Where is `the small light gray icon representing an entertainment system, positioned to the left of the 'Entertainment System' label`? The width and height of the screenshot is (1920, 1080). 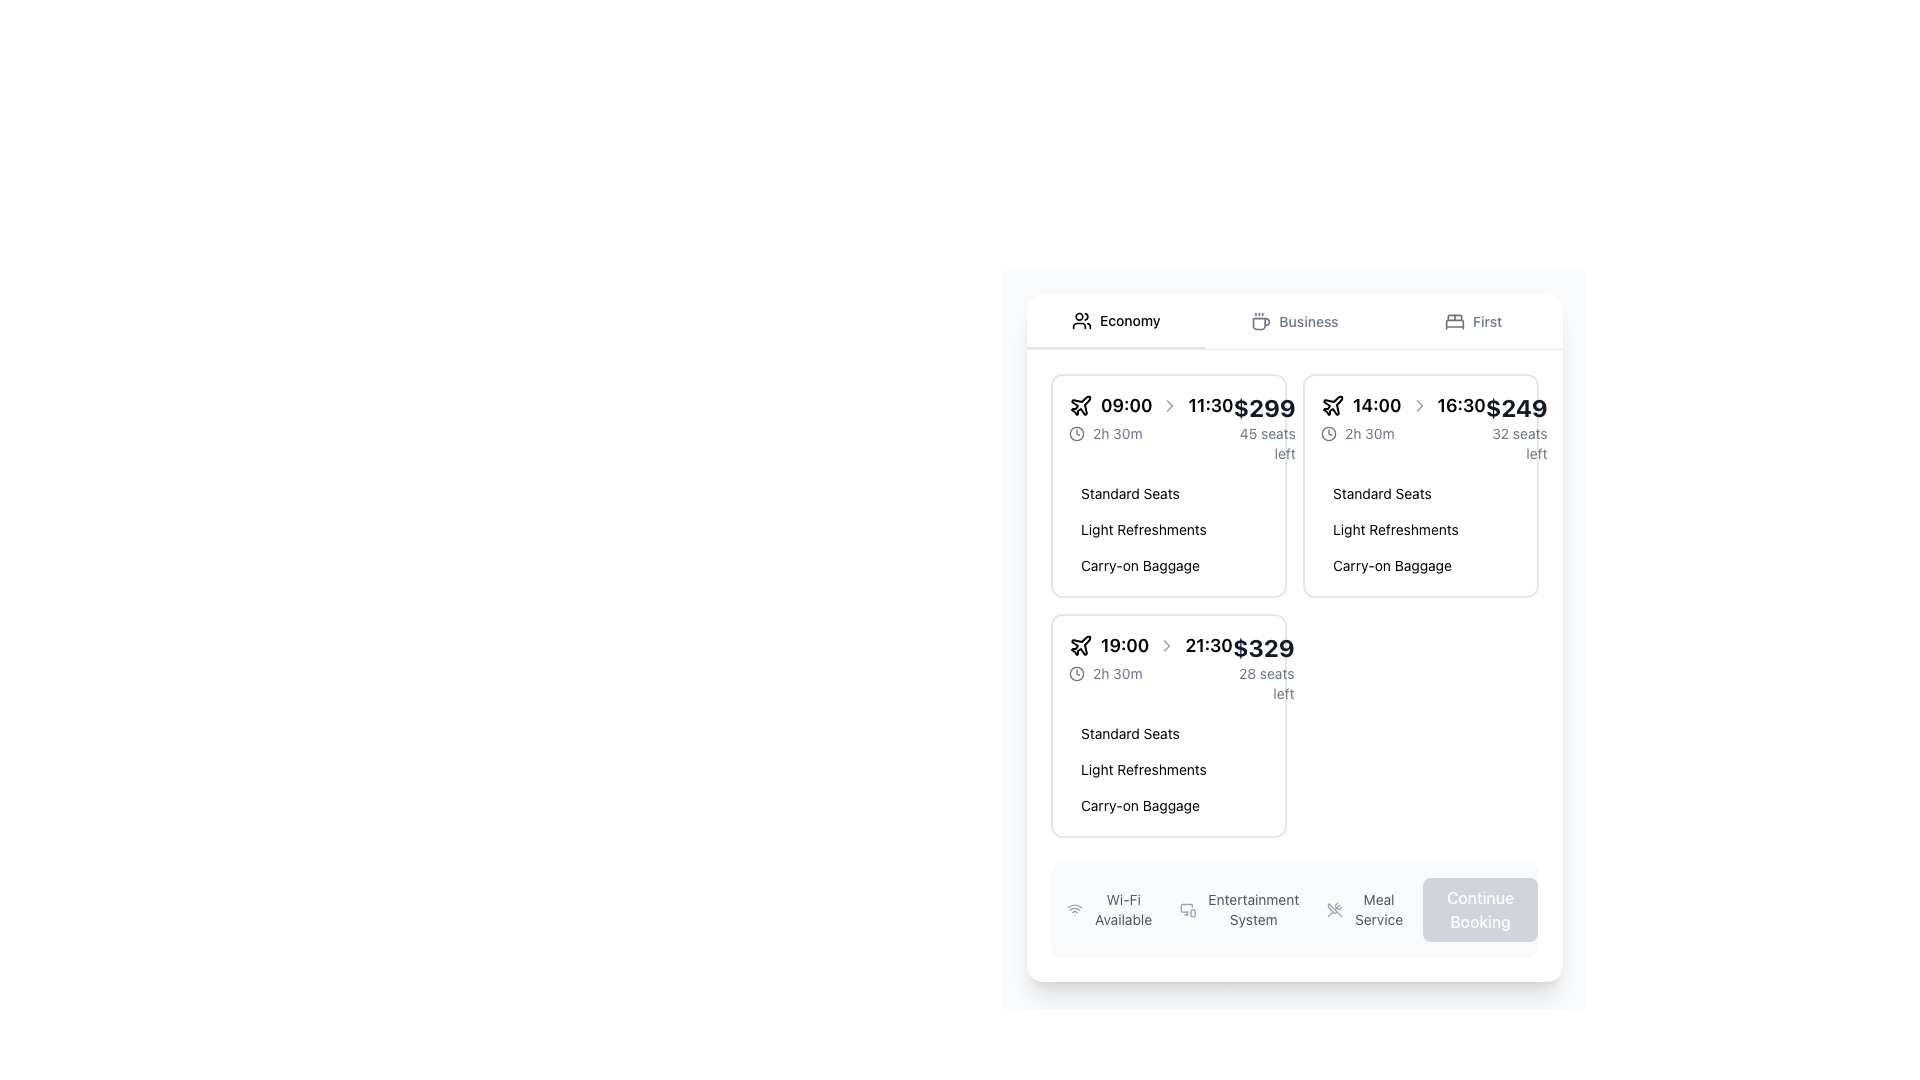 the small light gray icon representing an entertainment system, positioned to the left of the 'Entertainment System' label is located at coordinates (1188, 910).